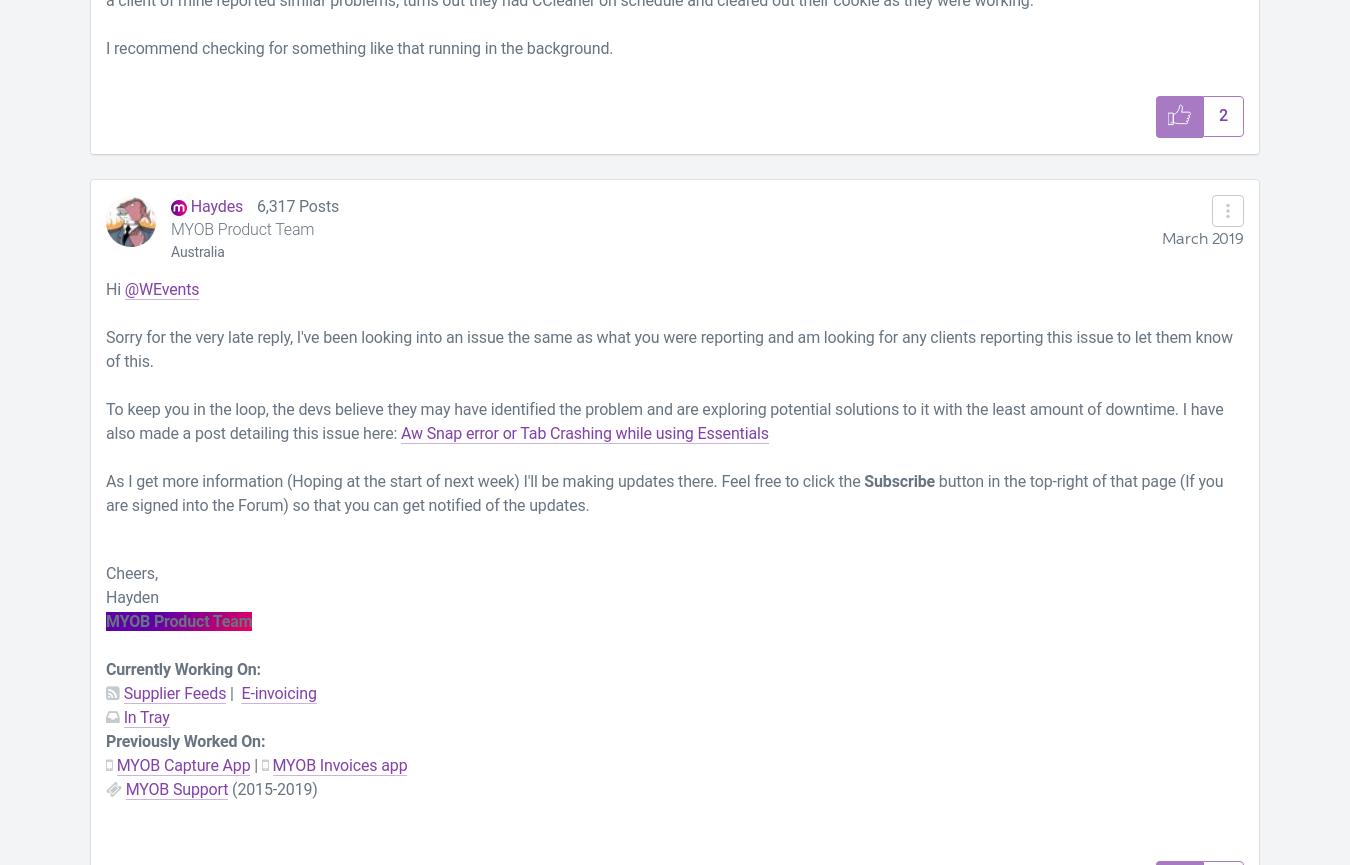 The height and width of the screenshot is (865, 1350). Describe the element at coordinates (185, 739) in the screenshot. I see `'Previously Worked On:'` at that location.